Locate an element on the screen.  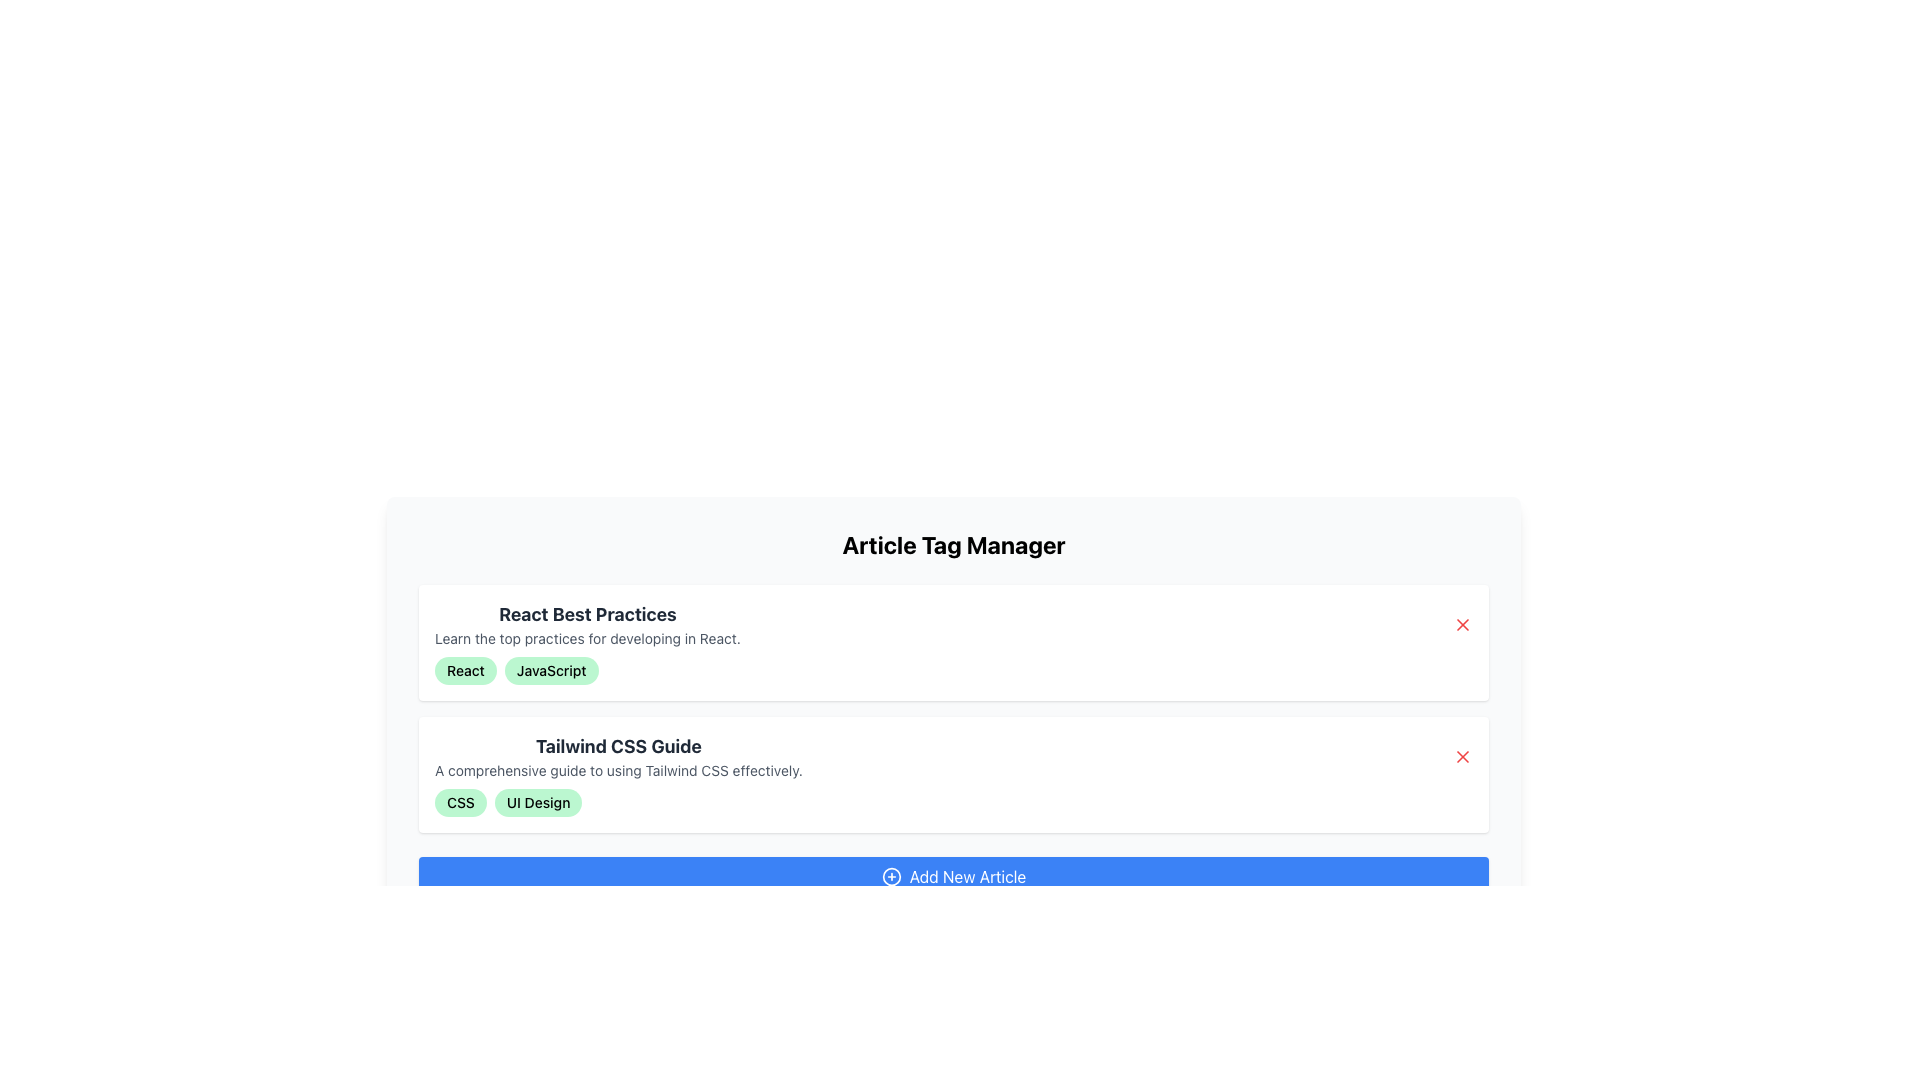
the 'UI Design' label tag, which is a small, horizontally elongated capsule-shaped label with a green background, located in the second row of tags under the 'Tailwind CSS Guide' article is located at coordinates (538, 801).